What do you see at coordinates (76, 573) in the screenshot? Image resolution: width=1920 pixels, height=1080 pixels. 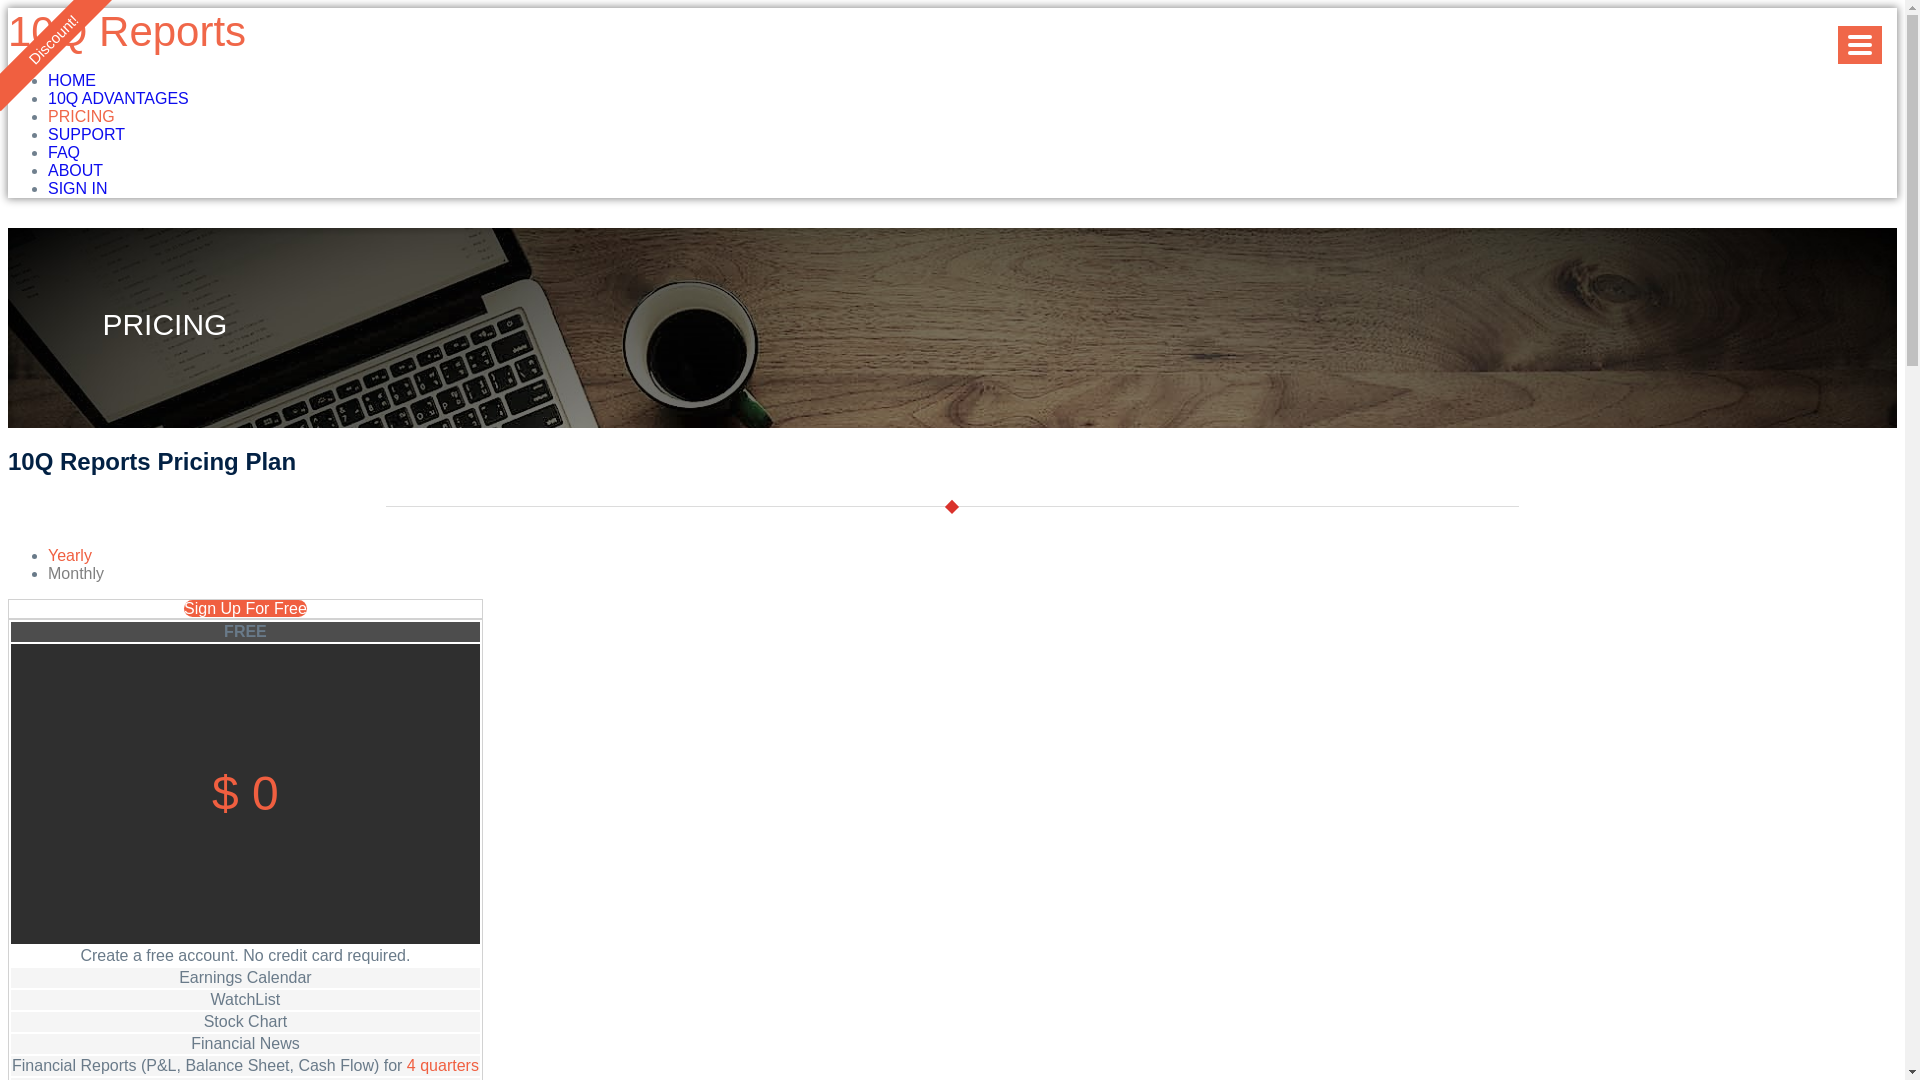 I see `'Monthly'` at bounding box center [76, 573].